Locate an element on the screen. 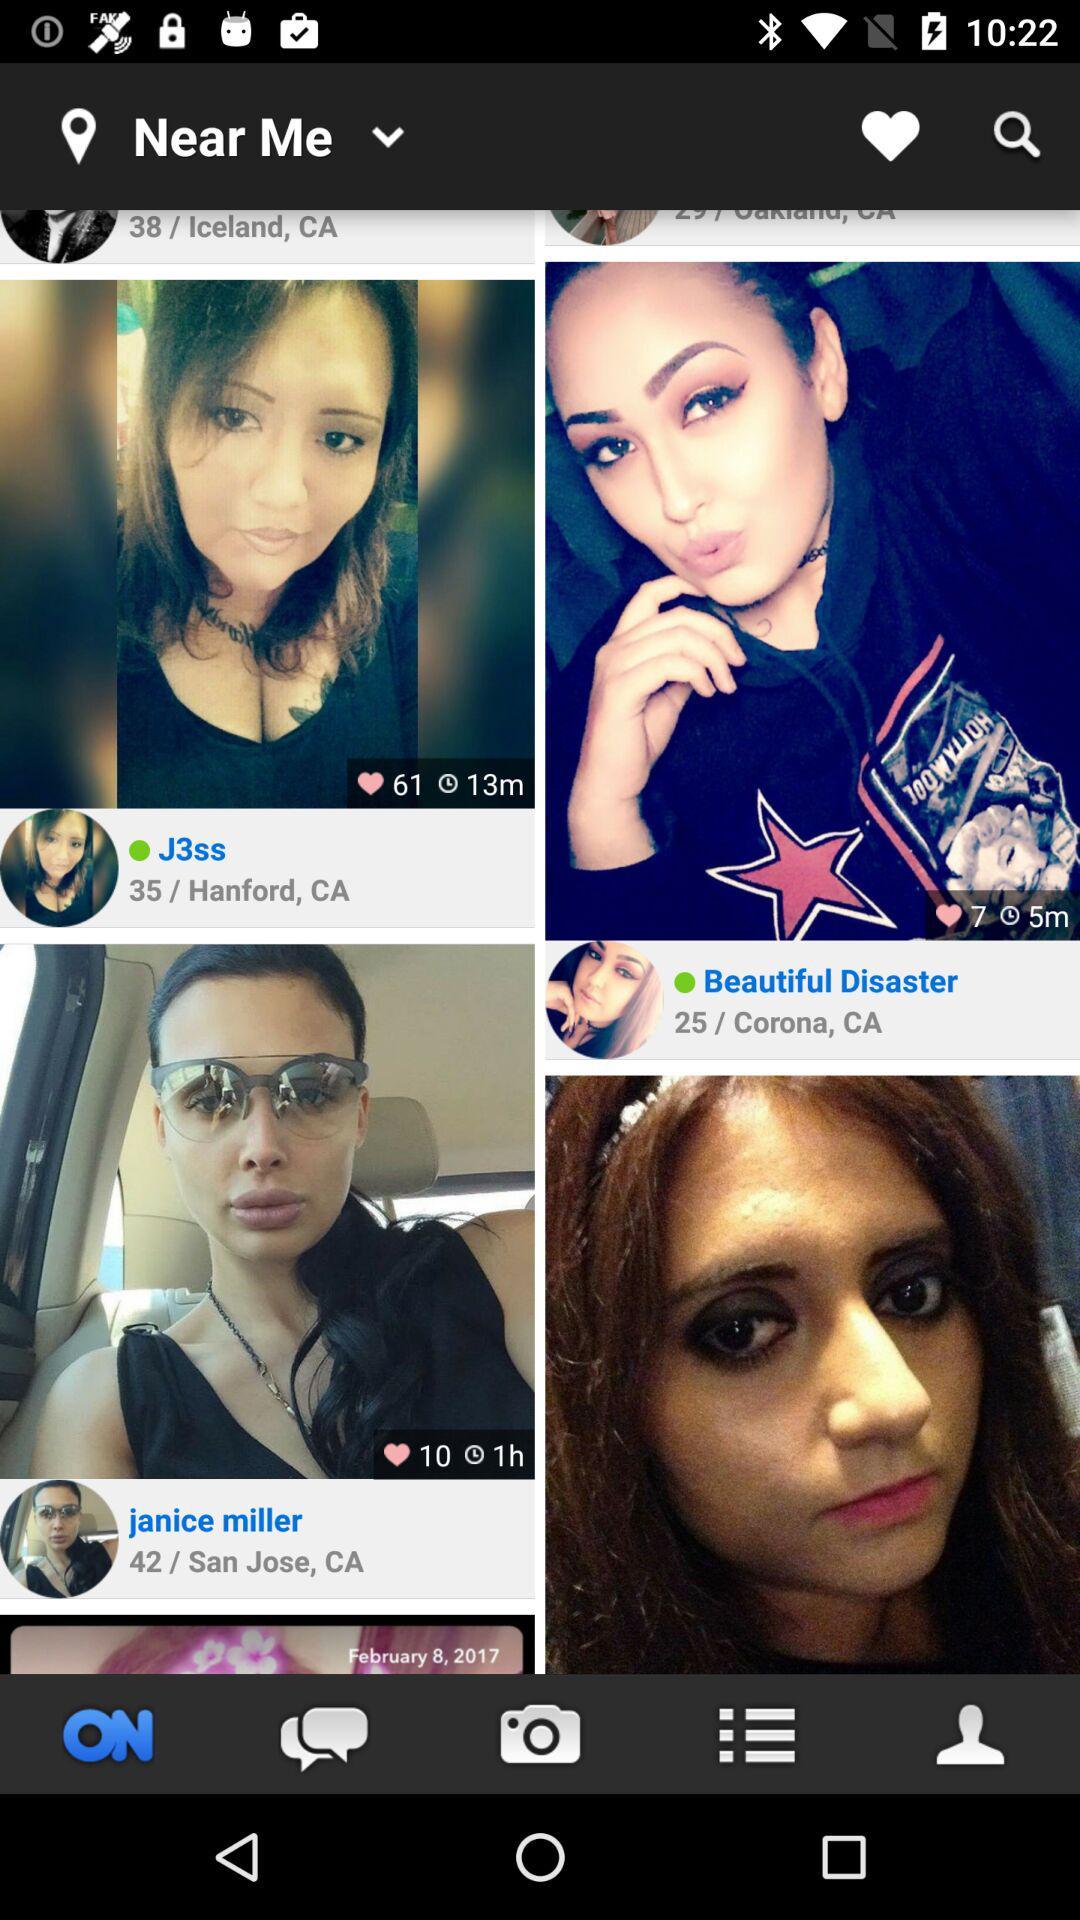 This screenshot has width=1080, height=1920. open person 's profile is located at coordinates (266, 544).